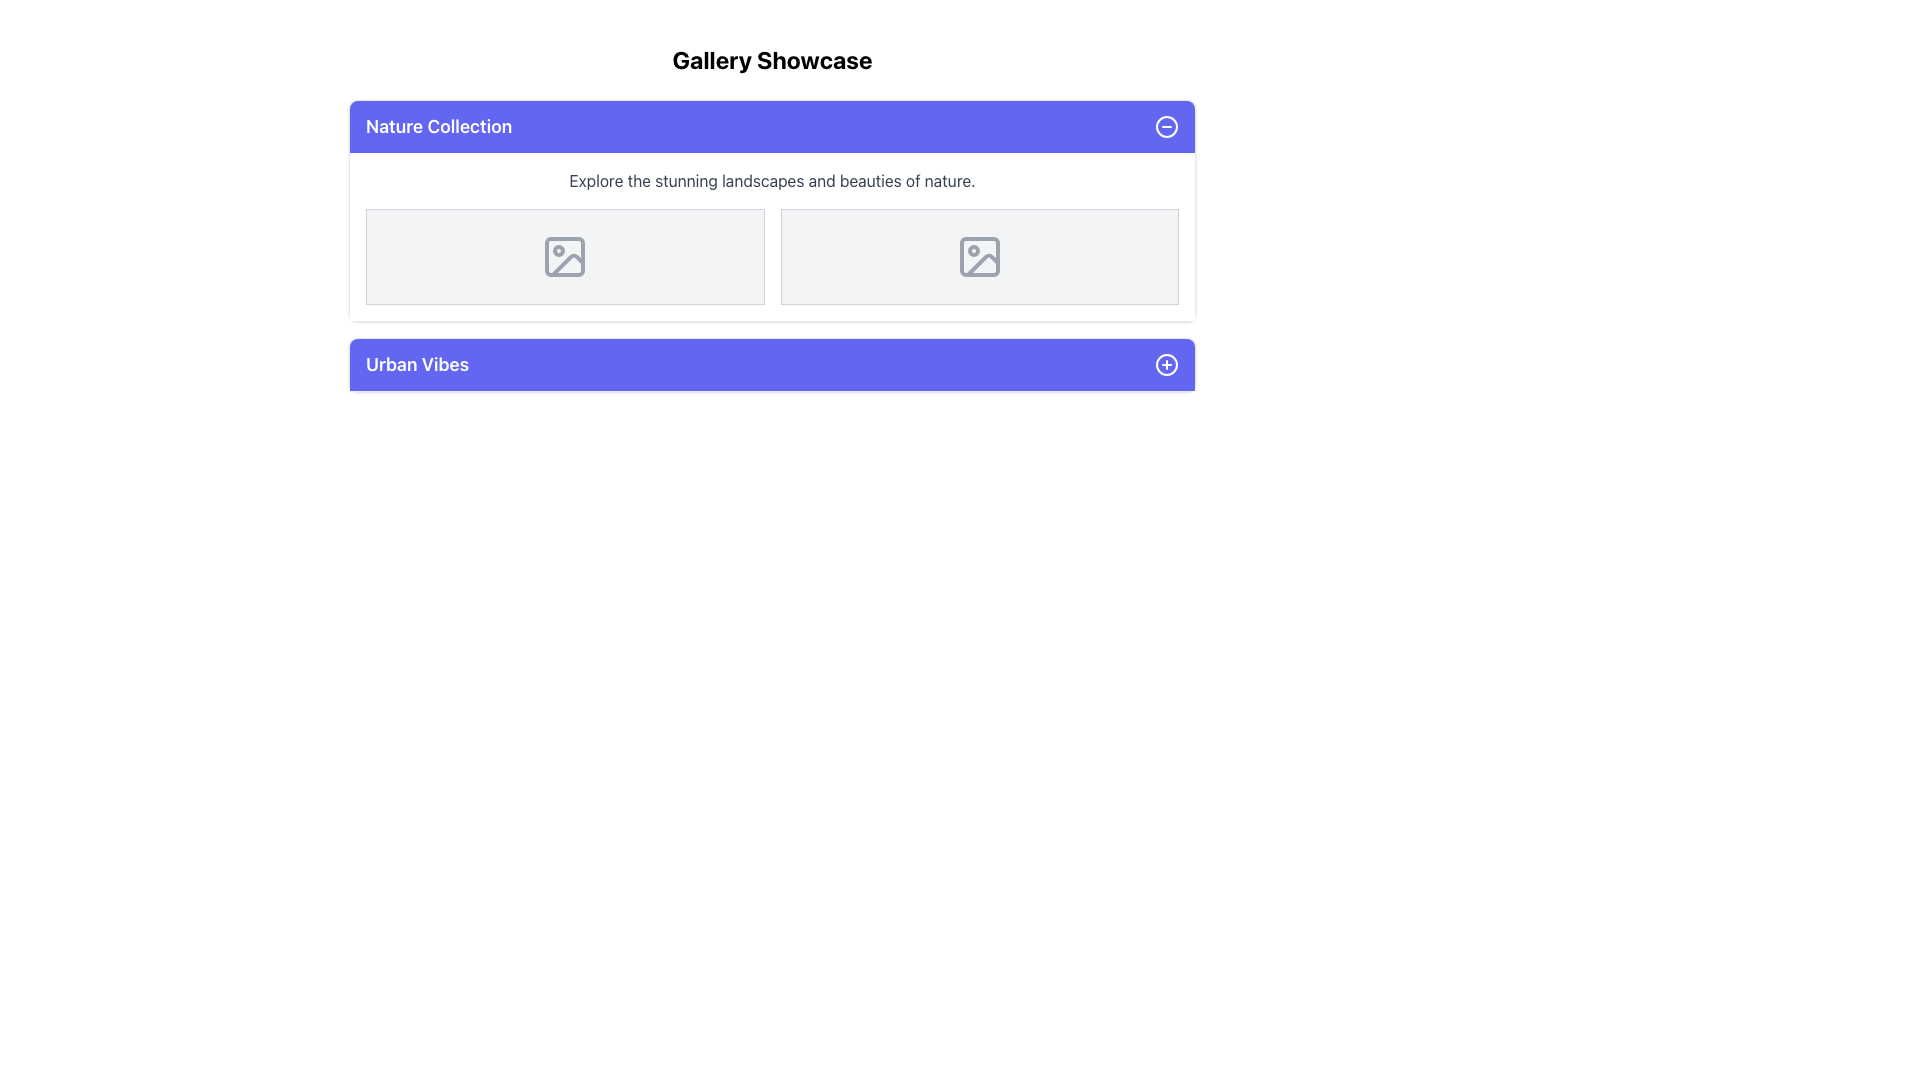  Describe the element at coordinates (1166, 365) in the screenshot. I see `the circular border of the plus icon, which is part of the SVG graphic overlay on the purple bar labeled 'Urban Vibes'` at that location.